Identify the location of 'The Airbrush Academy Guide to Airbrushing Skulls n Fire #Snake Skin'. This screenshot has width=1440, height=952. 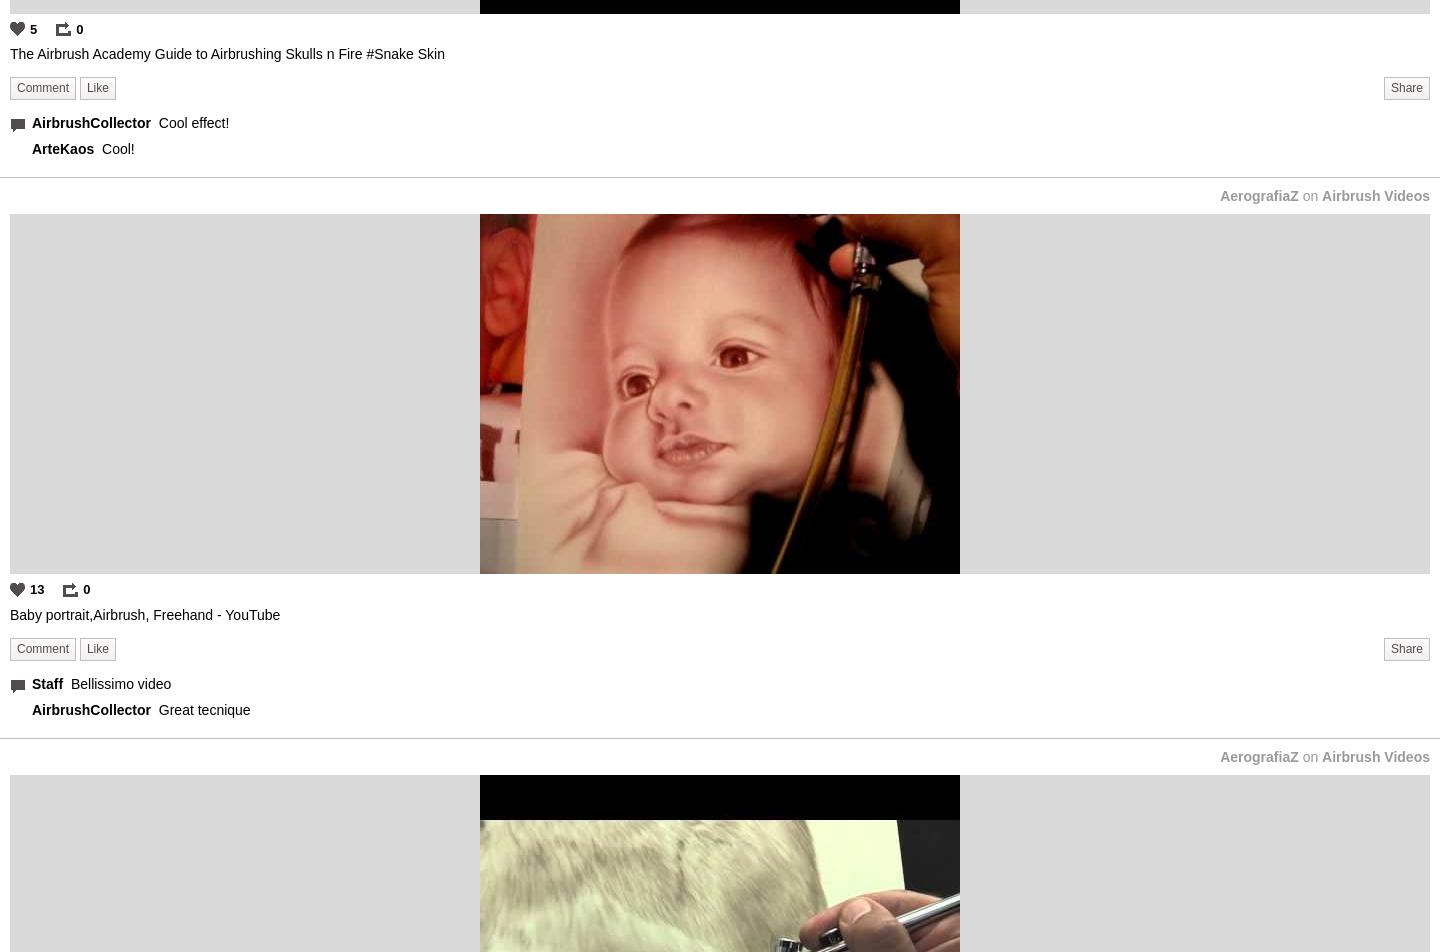
(227, 53).